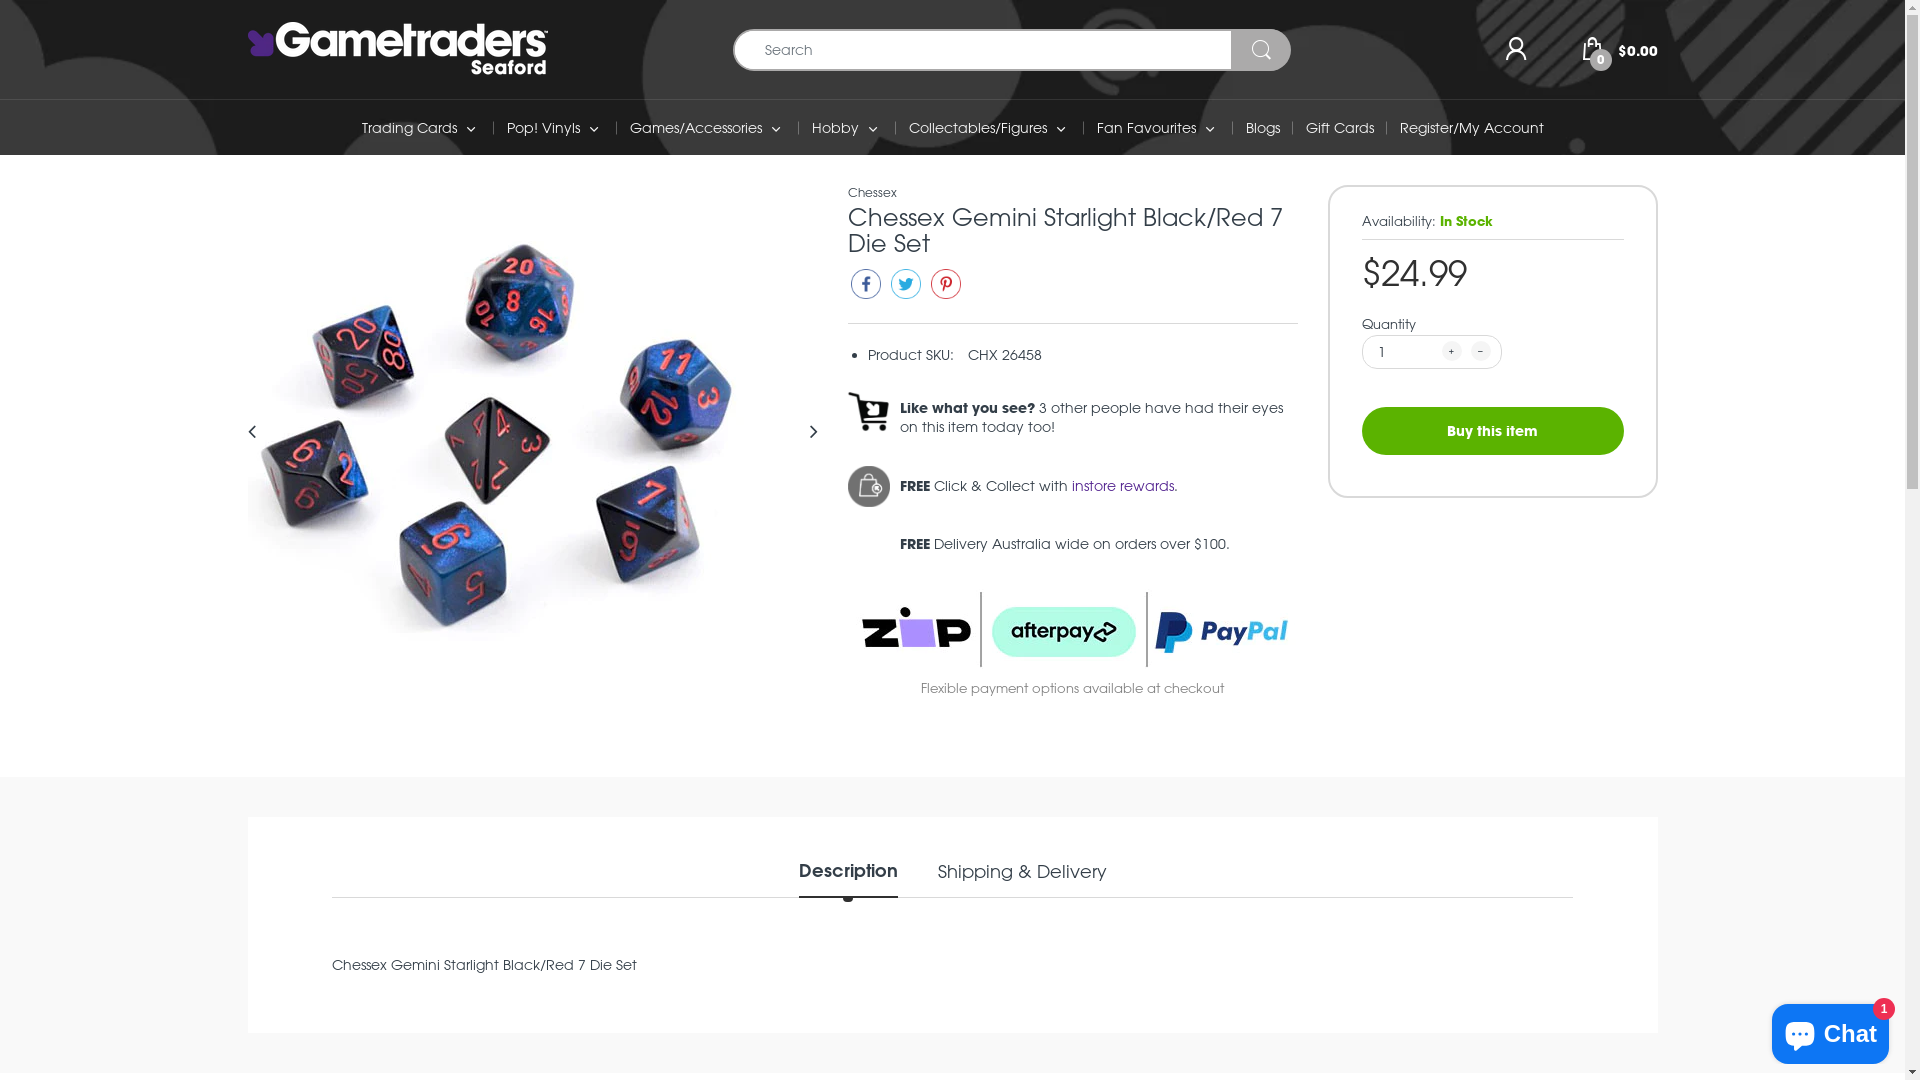 The width and height of the screenshot is (1920, 1080). I want to click on 'Shipping & Delivery', so click(936, 877).